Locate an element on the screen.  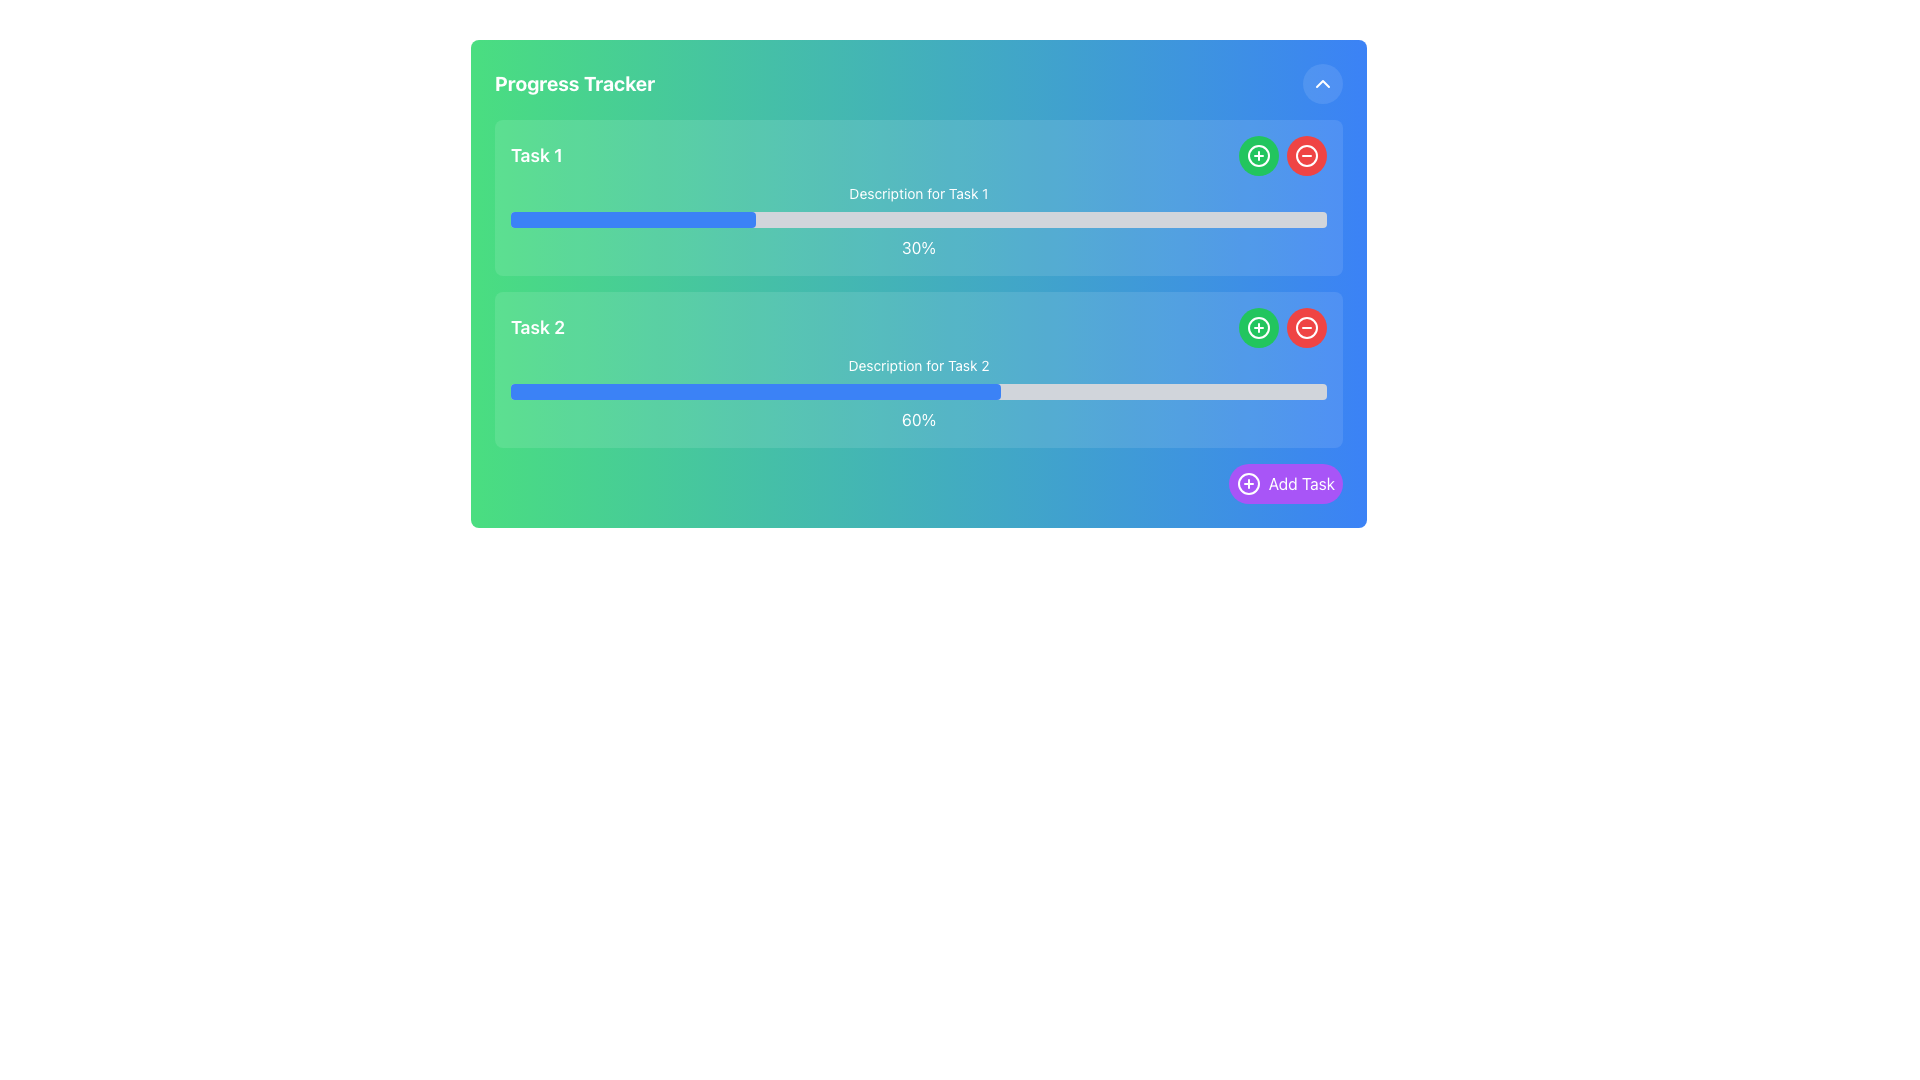
the green circular button located at the top-right corner of the first task row is located at coordinates (1257, 154).